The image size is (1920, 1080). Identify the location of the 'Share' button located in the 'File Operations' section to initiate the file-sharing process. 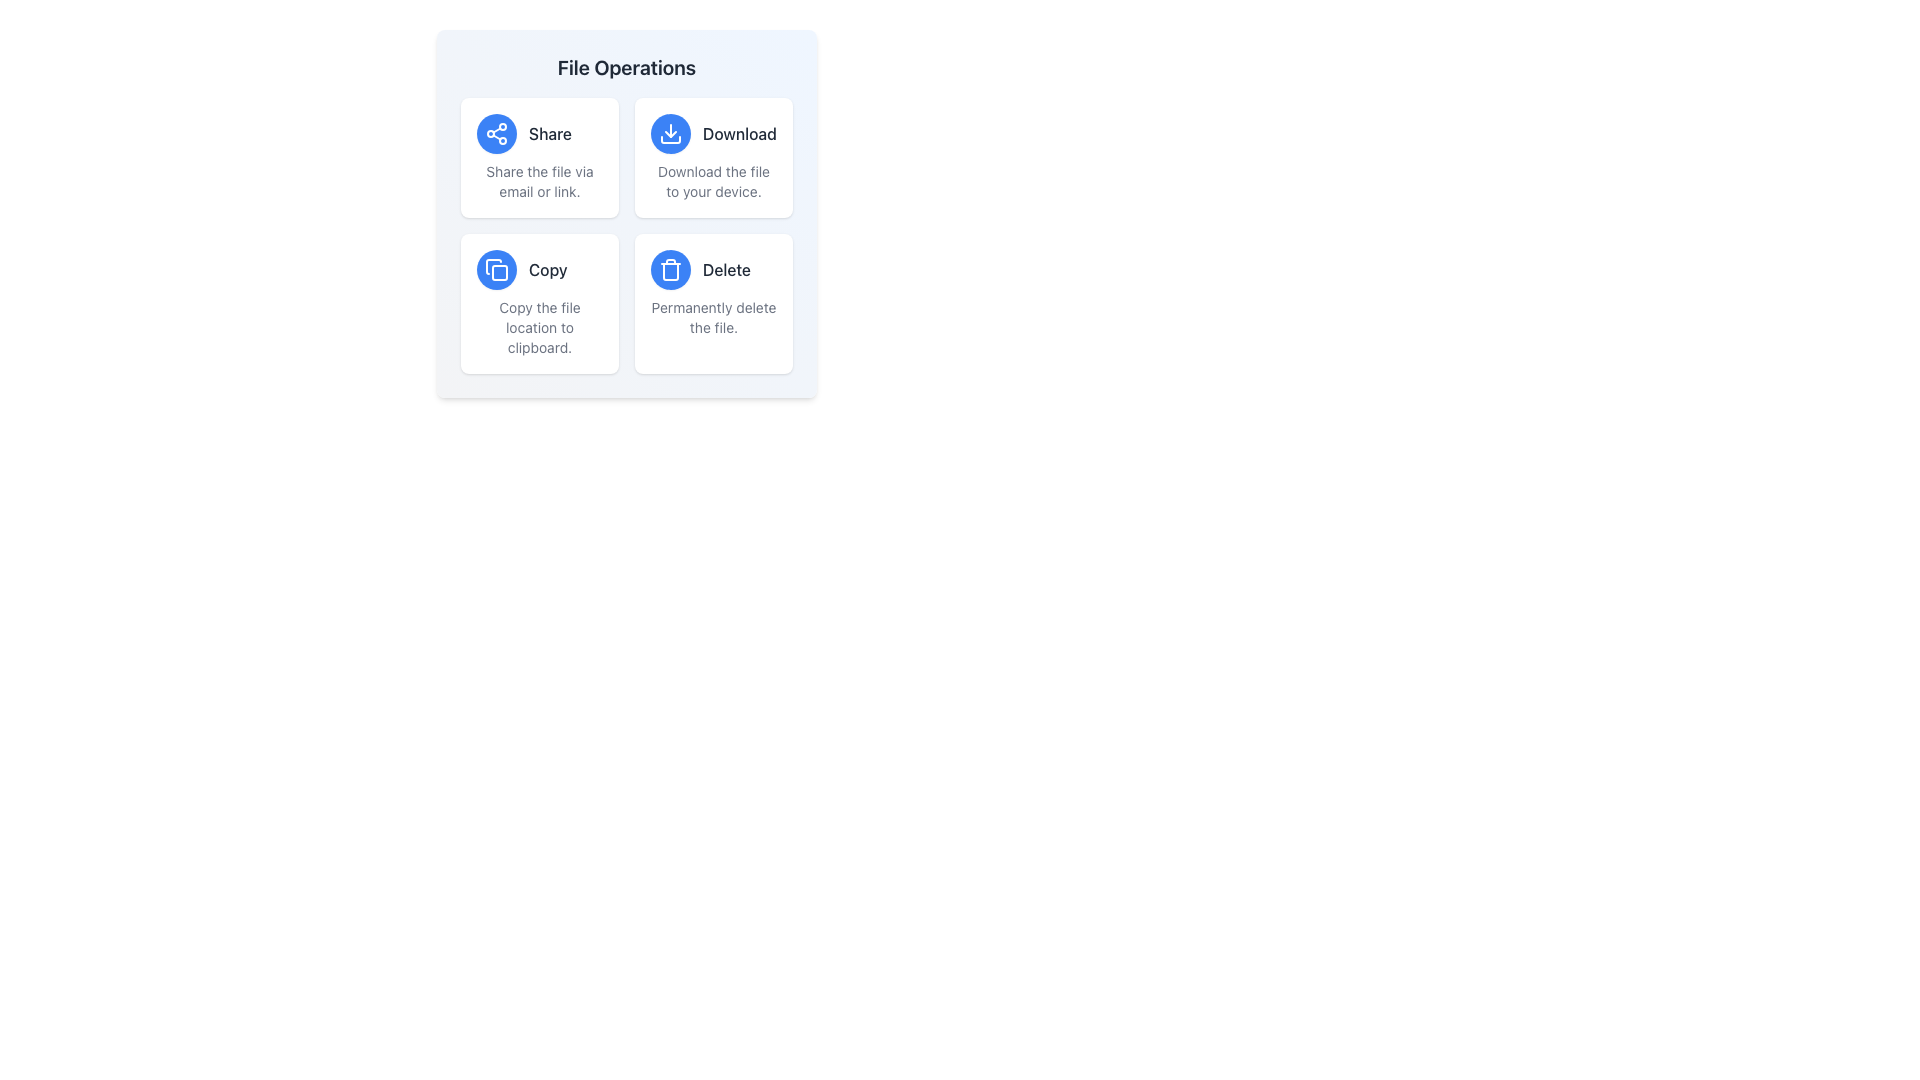
(497, 134).